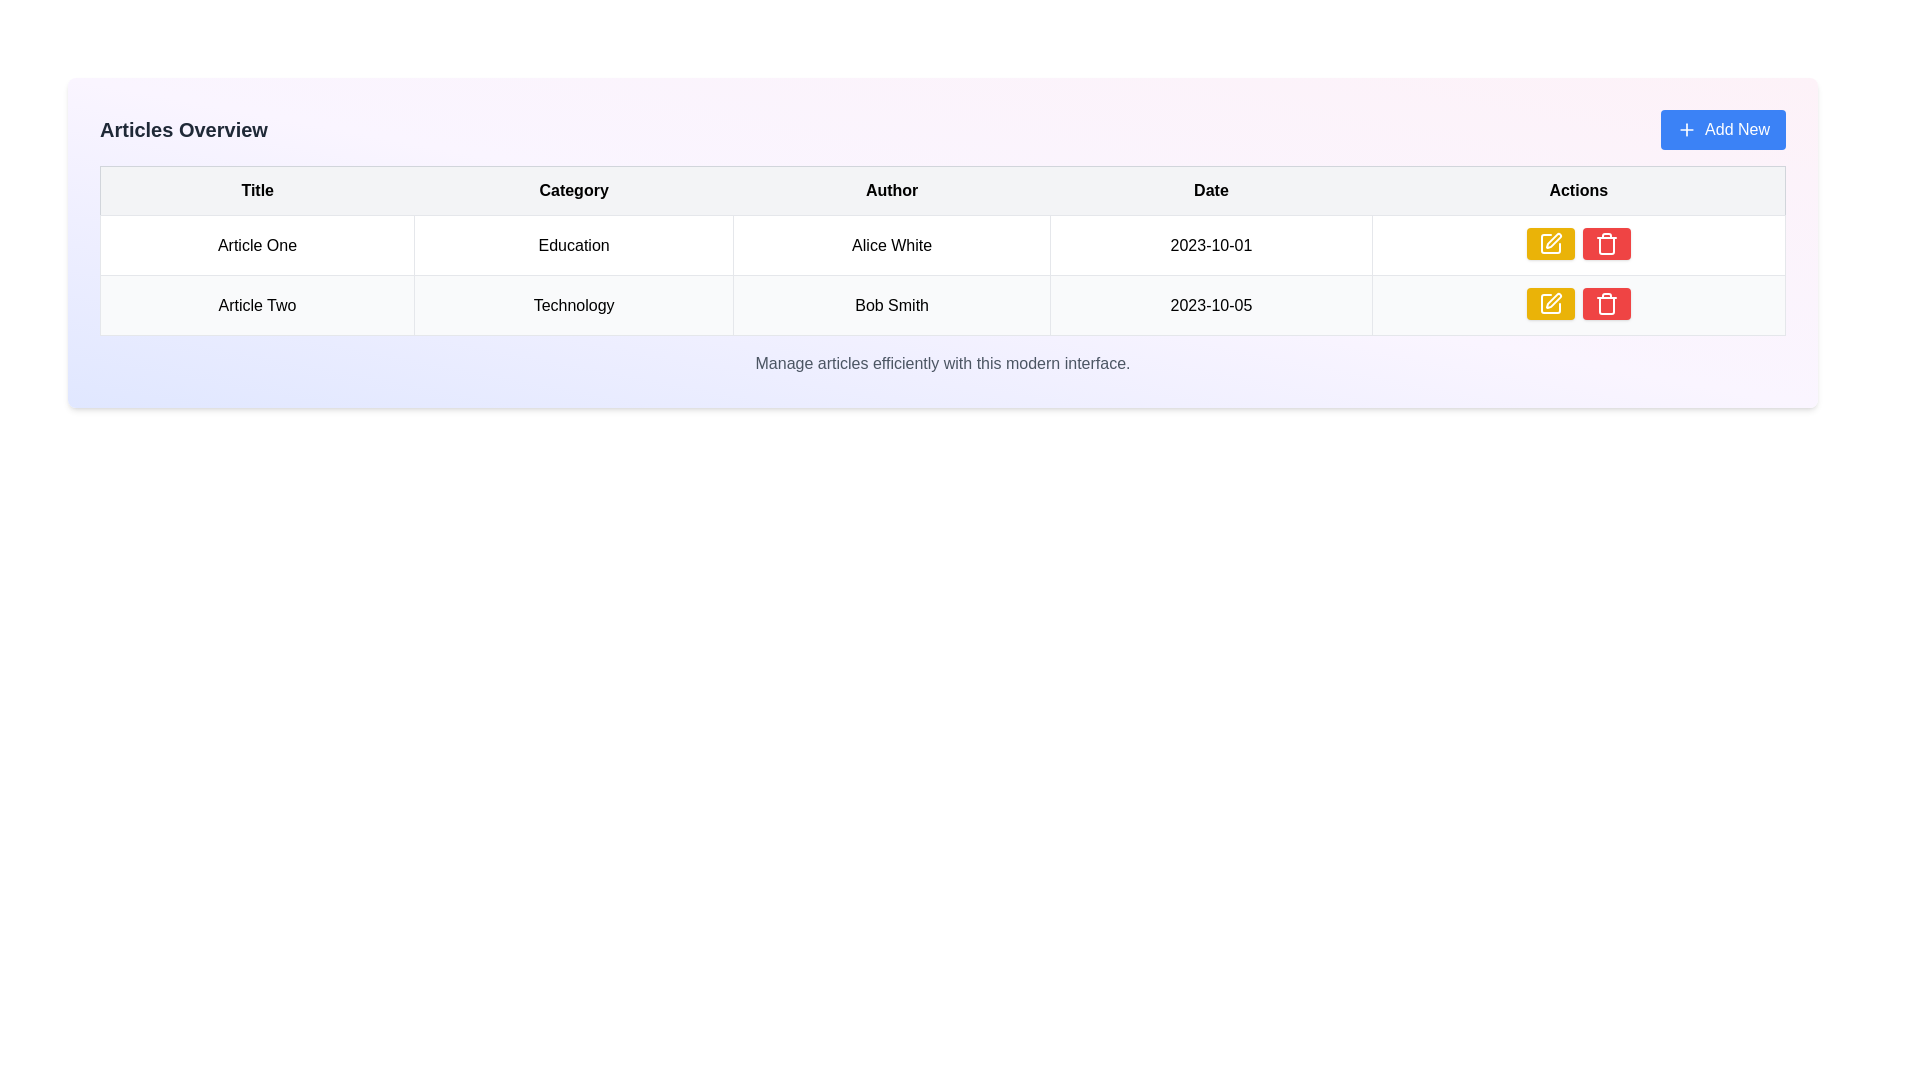 The height and width of the screenshot is (1080, 1920). Describe the element at coordinates (1549, 304) in the screenshot. I see `the pen icon within the yellow button in the 'Actions' column of the second row to initiate the edit action for the corresponding entry` at that location.